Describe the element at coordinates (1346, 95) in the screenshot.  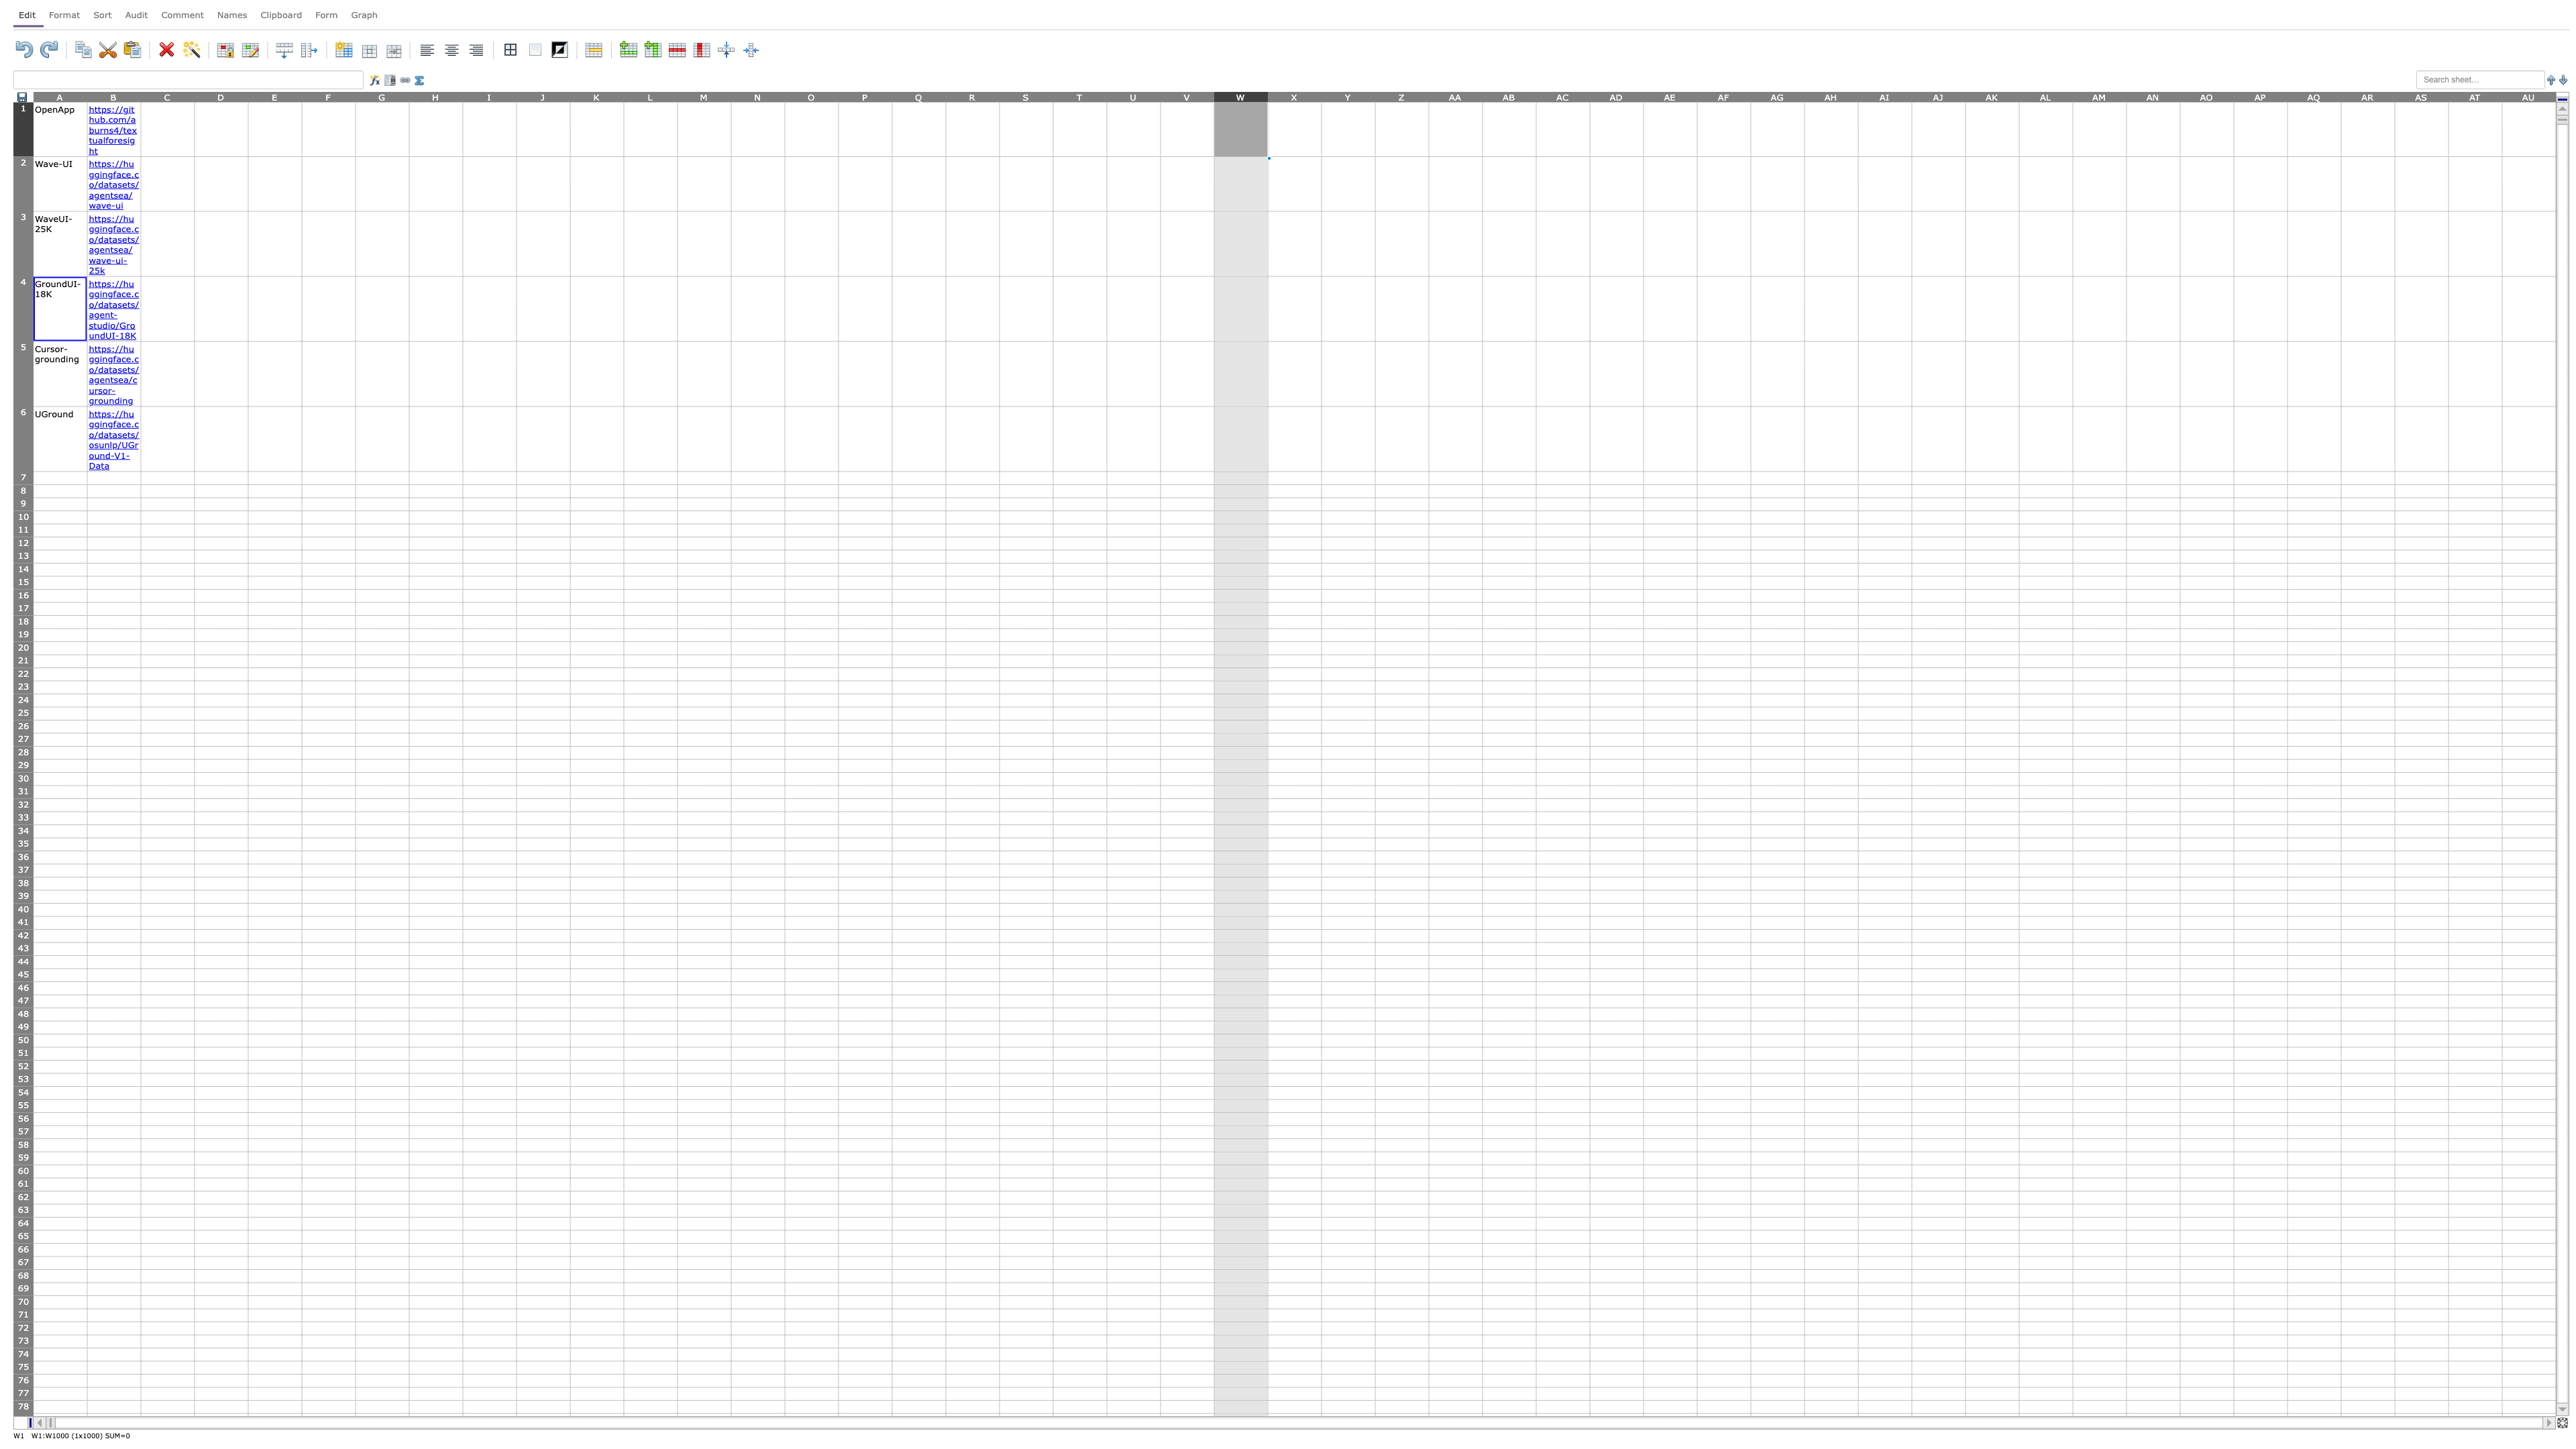
I see `column header Y` at that location.